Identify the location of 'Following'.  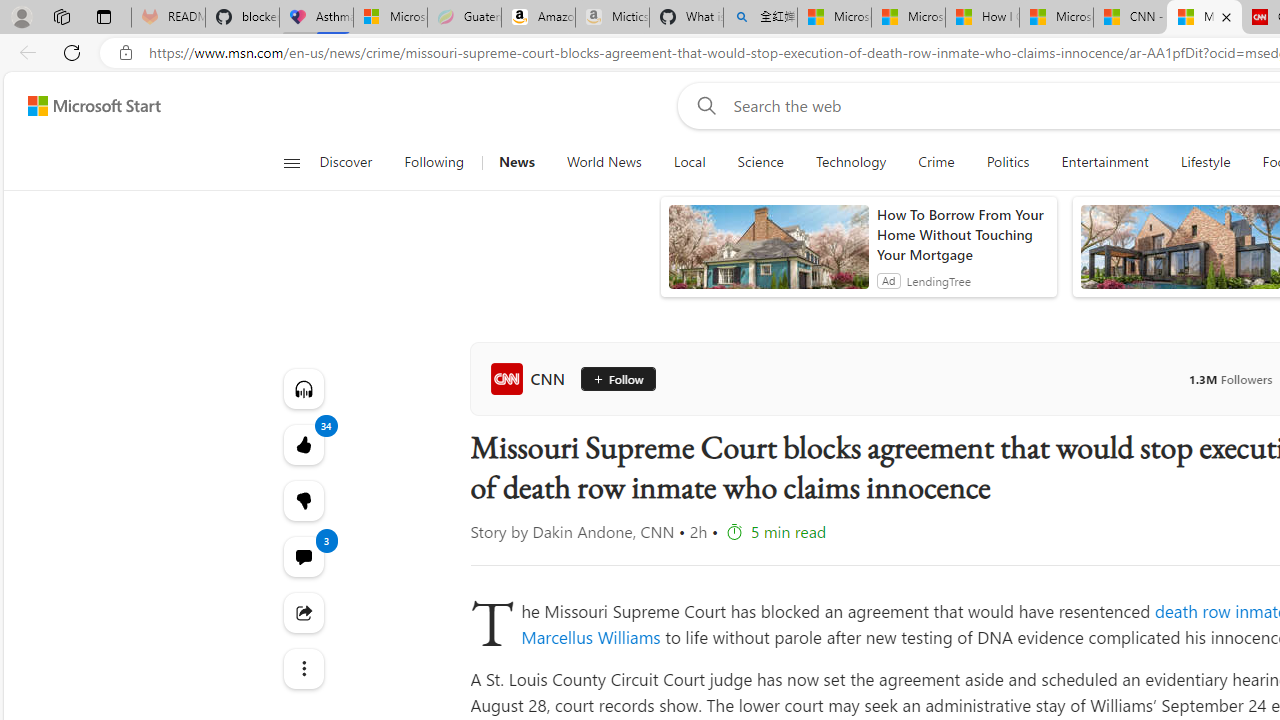
(434, 162).